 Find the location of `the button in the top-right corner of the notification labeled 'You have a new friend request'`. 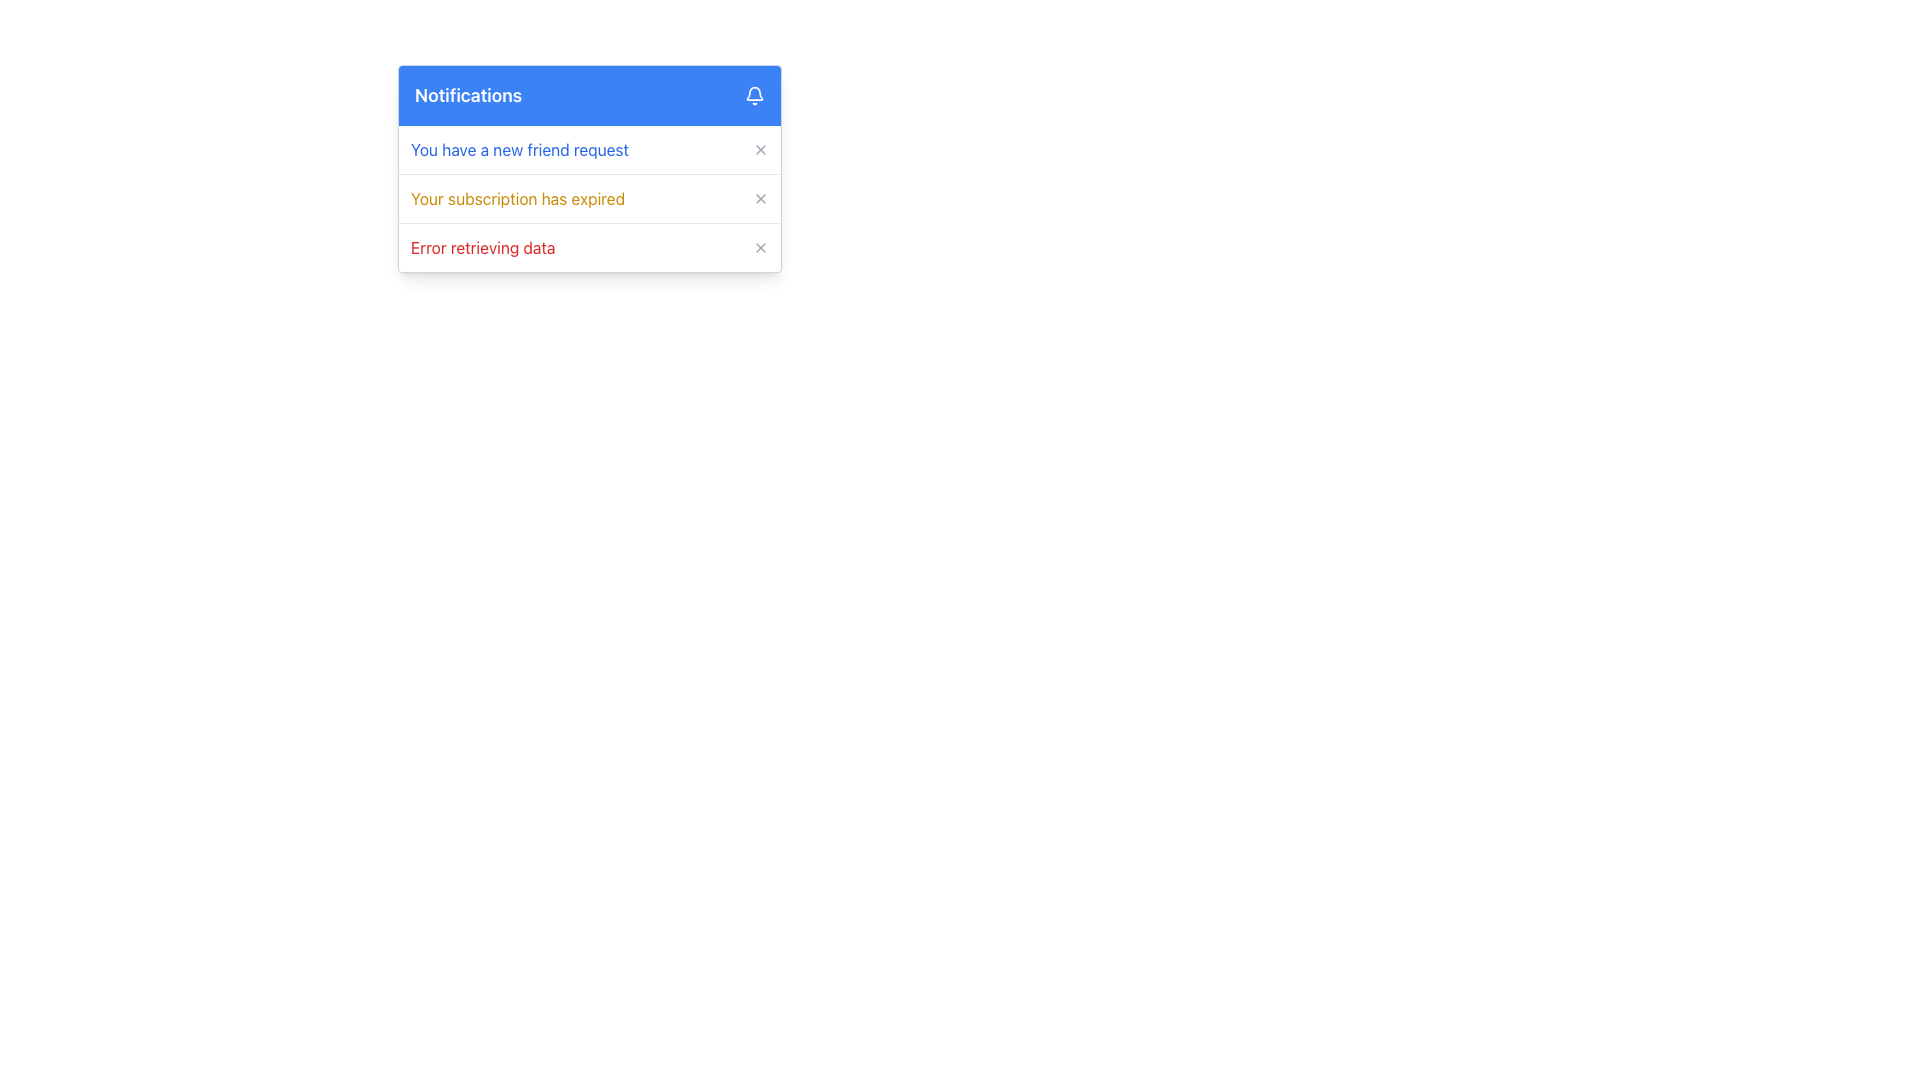

the button in the top-right corner of the notification labeled 'You have a new friend request' is located at coordinates (760, 149).